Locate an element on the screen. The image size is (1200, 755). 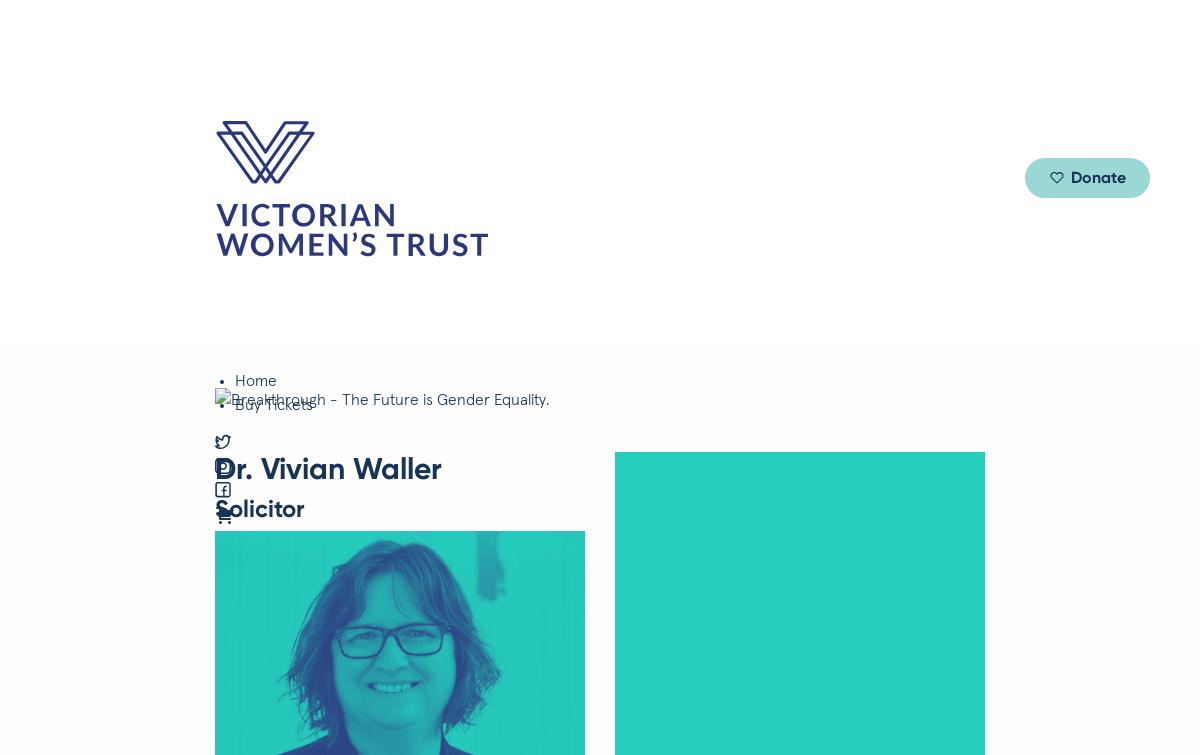
'women@vwt.org.au' is located at coordinates (30, 716).